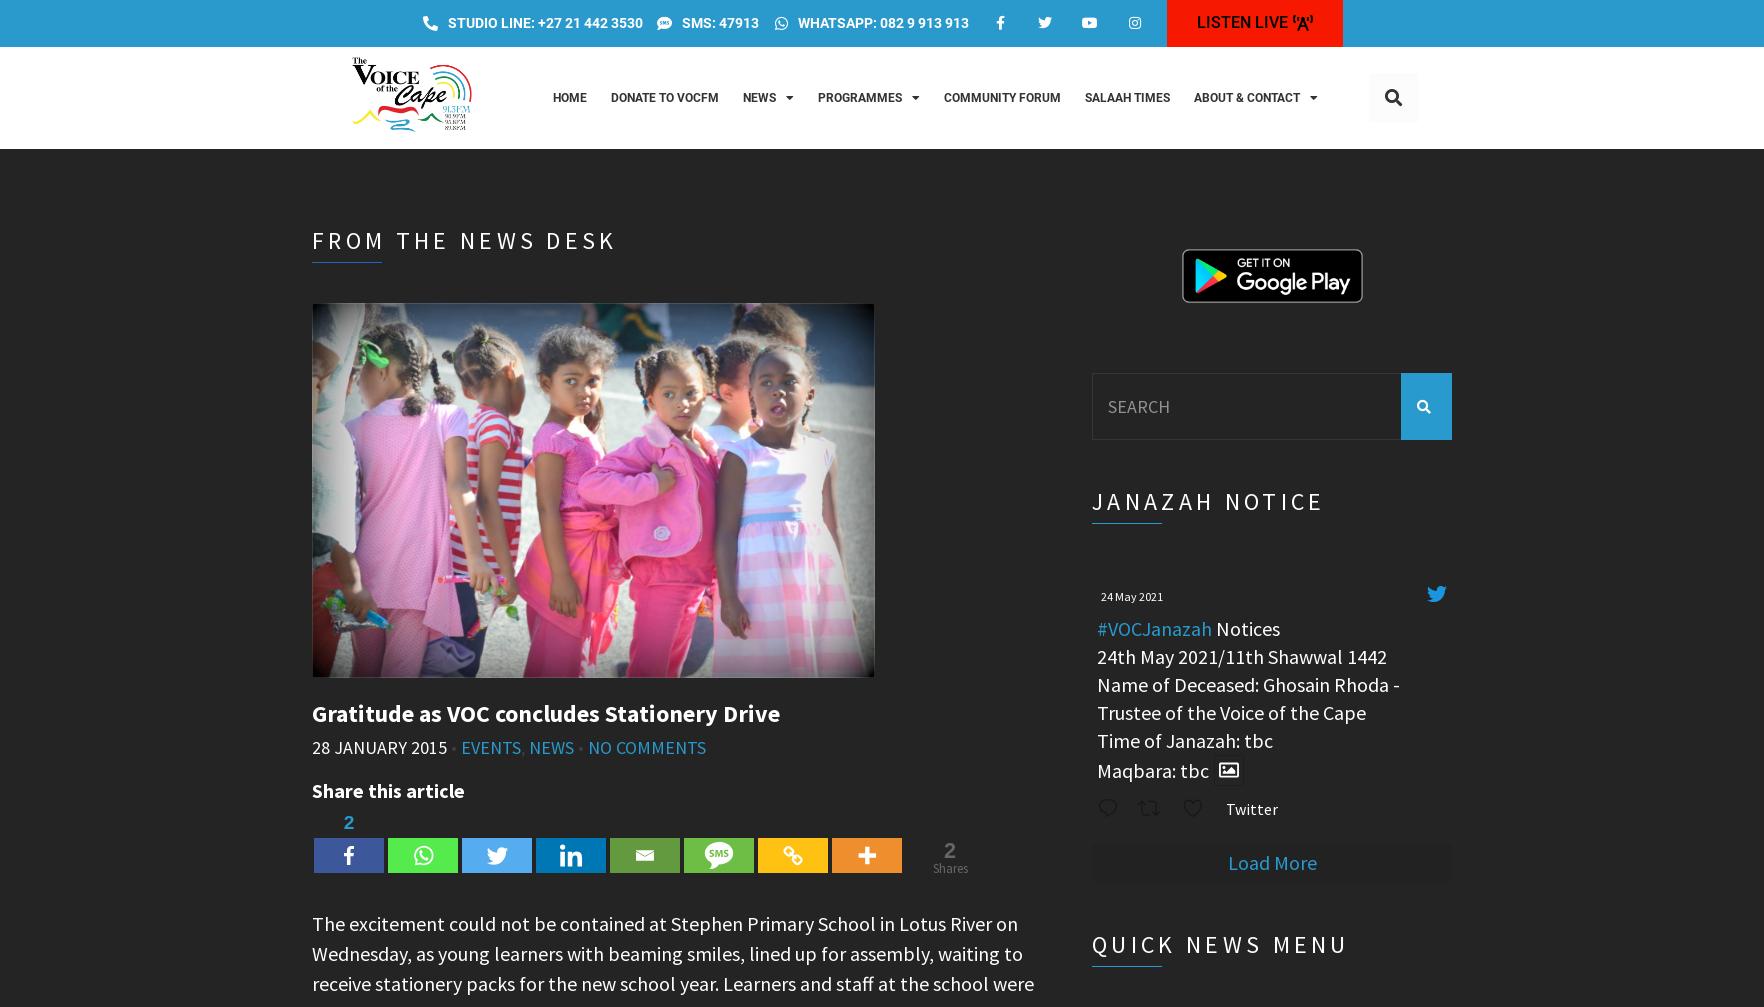 The image size is (1764, 1007). Describe the element at coordinates (1097, 655) in the screenshot. I see `'24th May 2021/11th Shawwal 1442'` at that location.